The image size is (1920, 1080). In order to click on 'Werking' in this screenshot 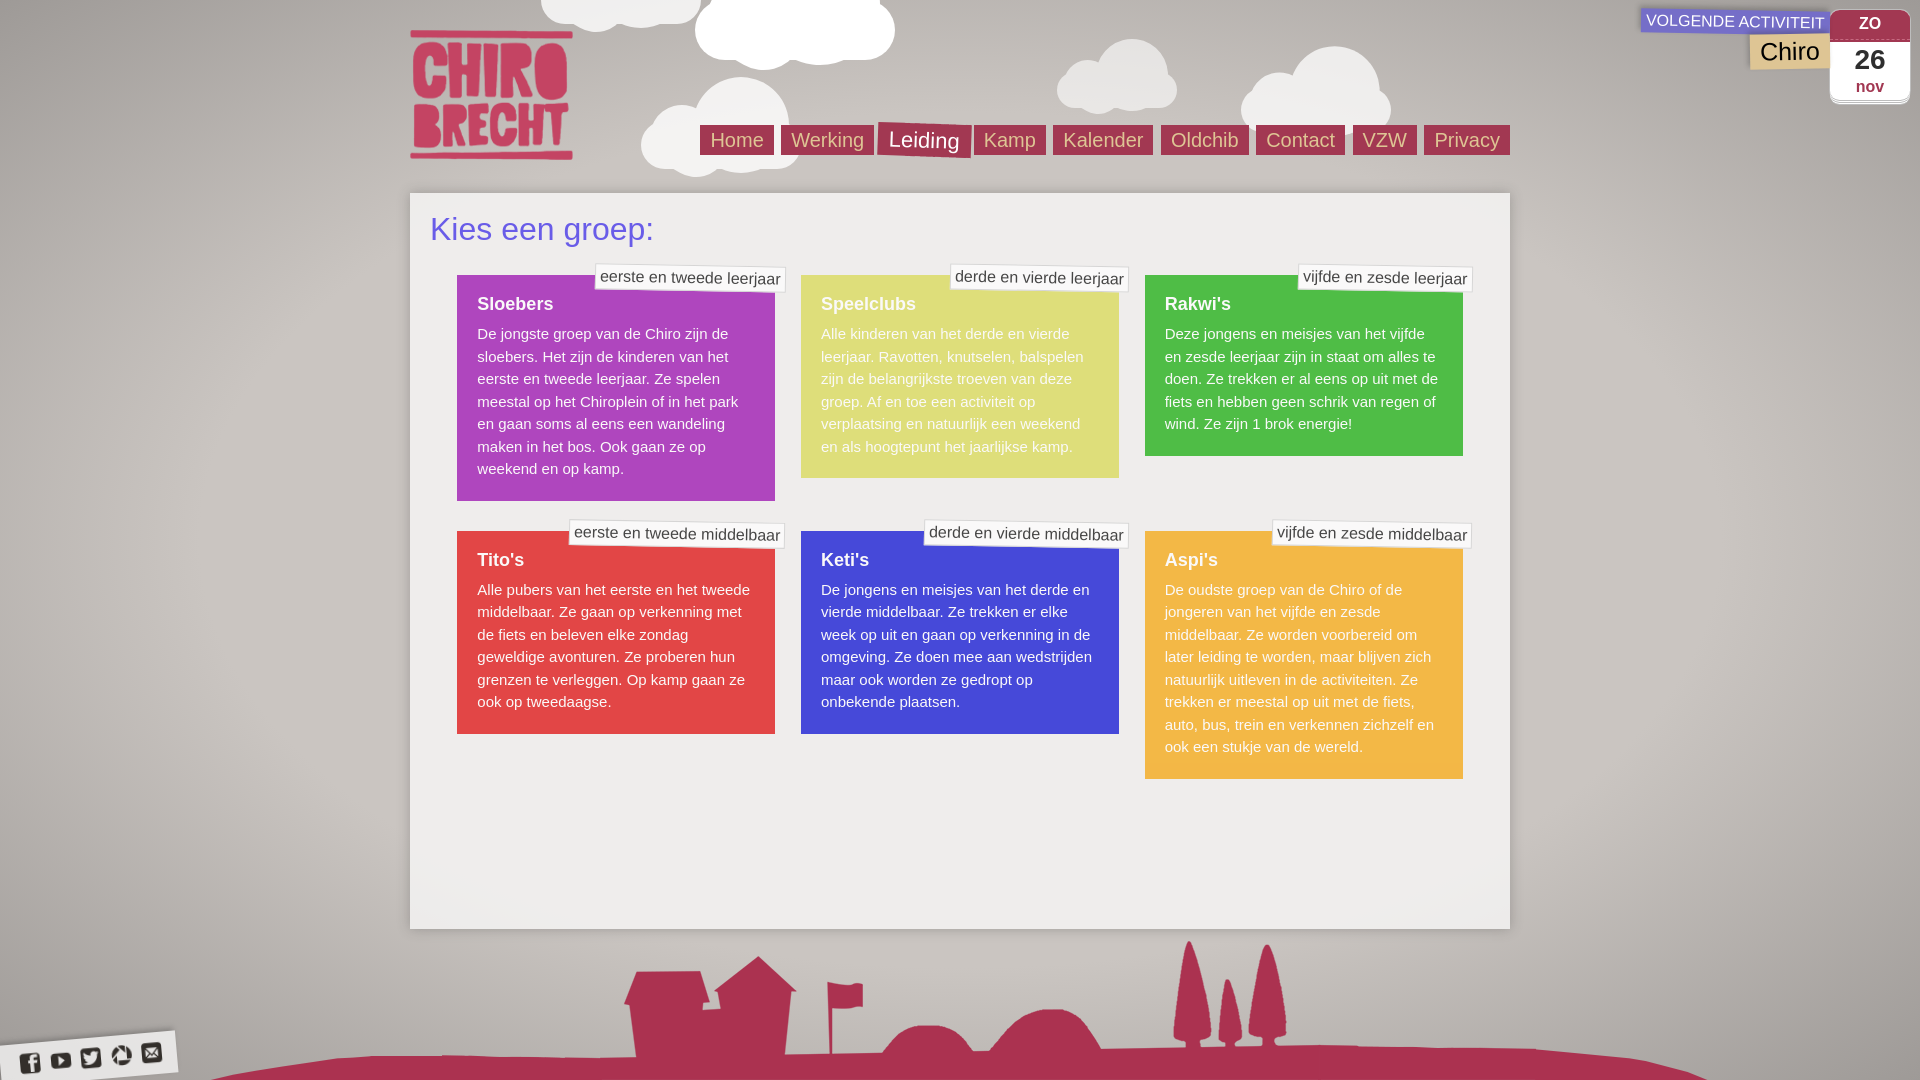, I will do `click(827, 138)`.